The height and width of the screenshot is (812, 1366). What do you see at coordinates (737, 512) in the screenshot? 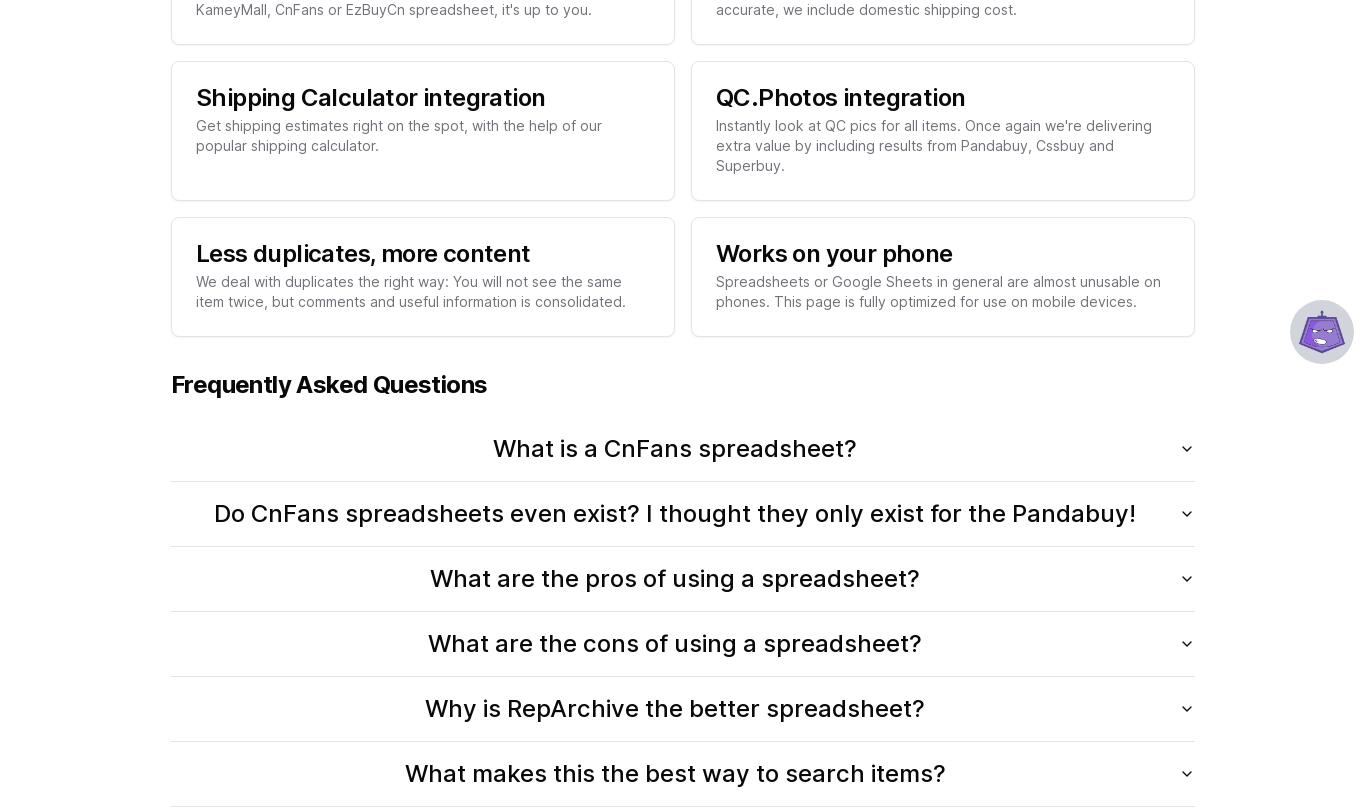
I see `'spreadsheets even exist? I thought they only exist for the Pandabuy!'` at bounding box center [737, 512].